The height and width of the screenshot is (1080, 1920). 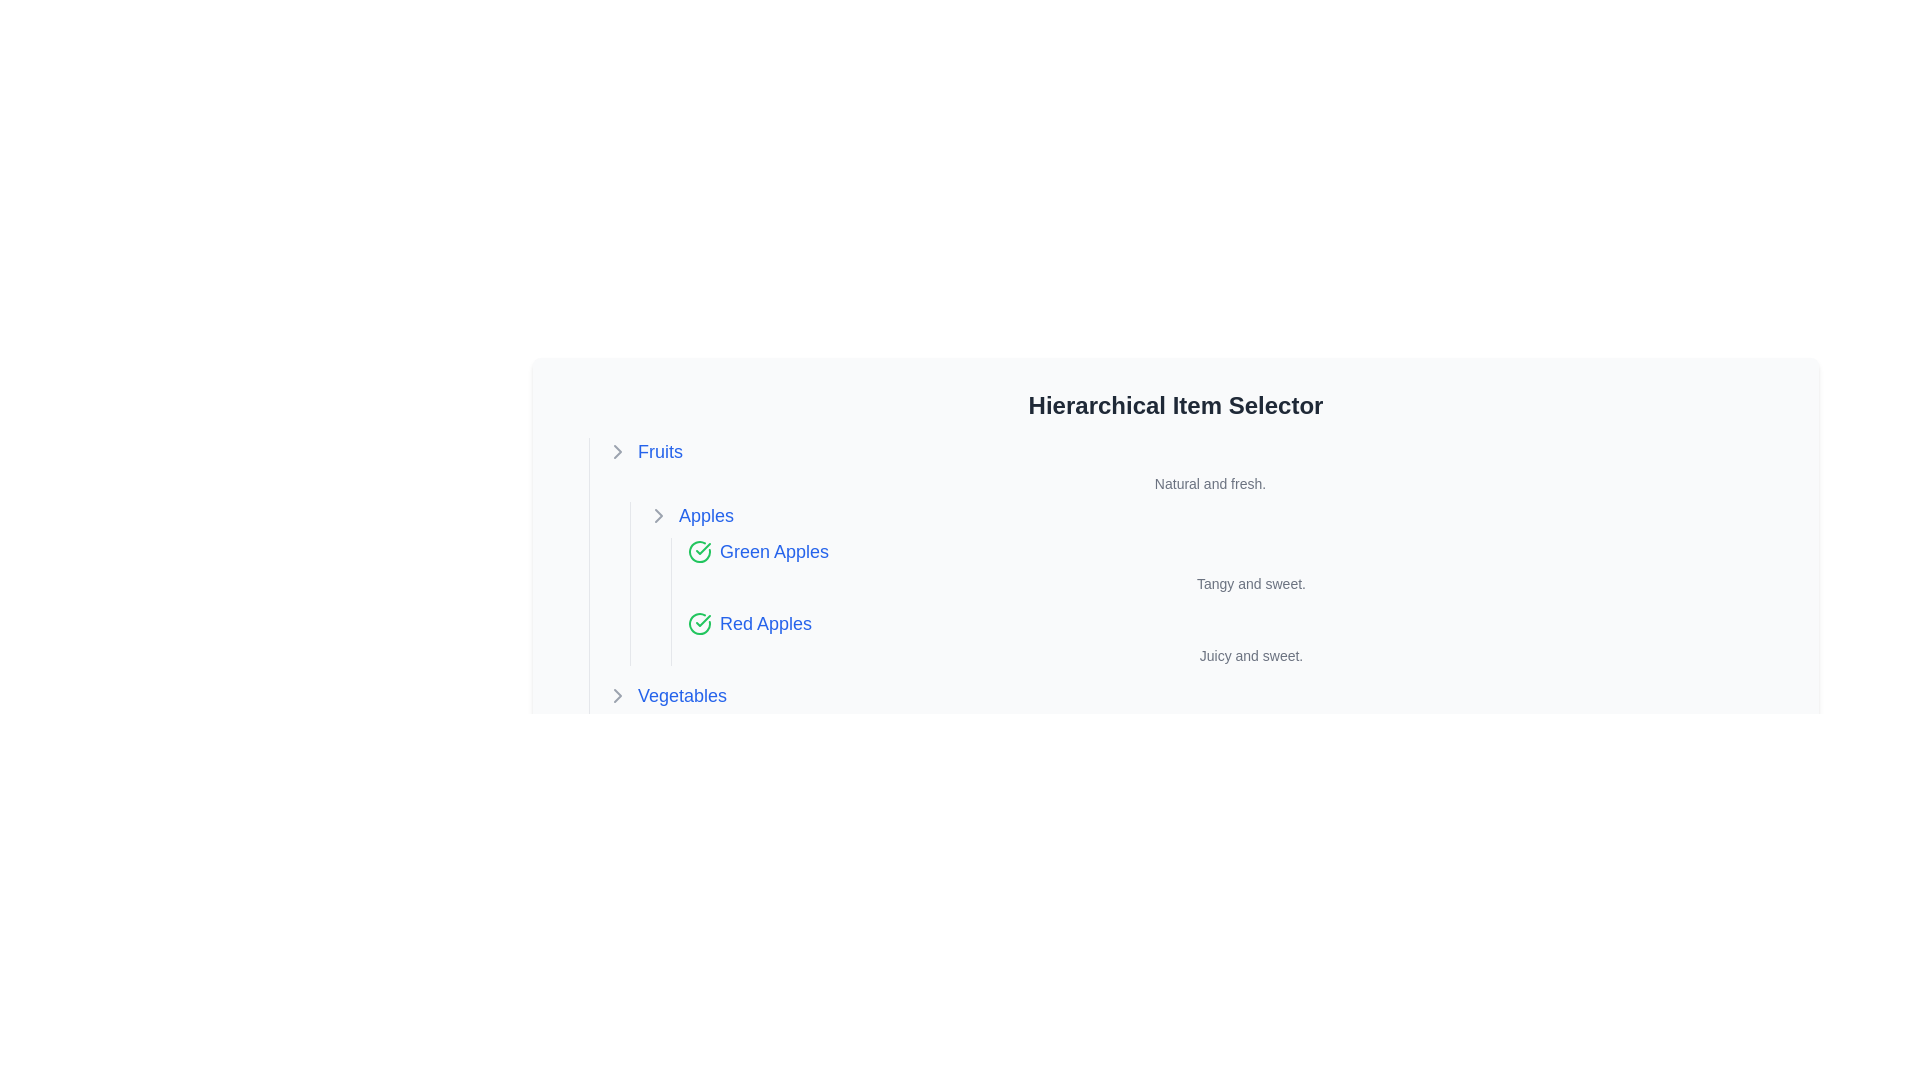 I want to click on the Chevron icon located at the leftmost part of the 'Fruits' row, so click(x=617, y=451).